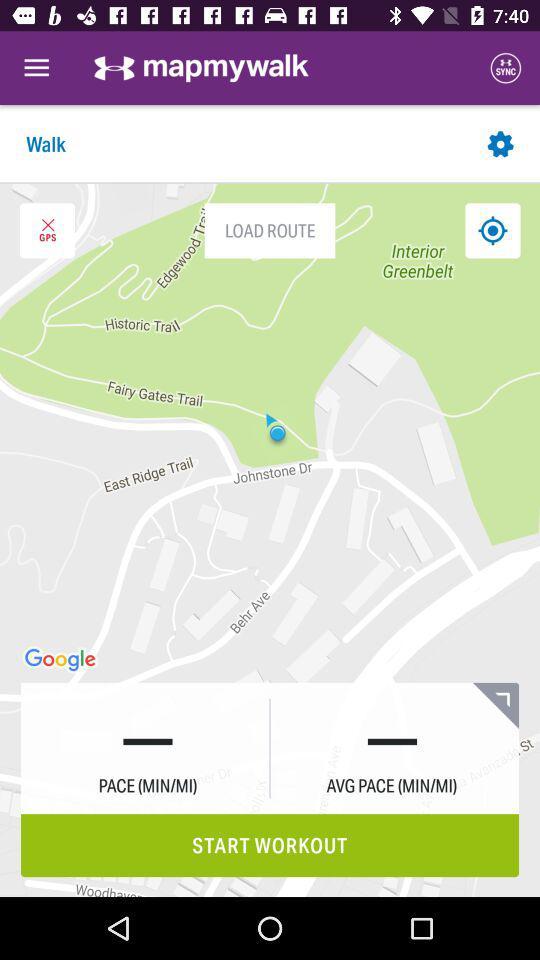 Image resolution: width=540 pixels, height=960 pixels. What do you see at coordinates (47, 230) in the screenshot?
I see `exit gps` at bounding box center [47, 230].